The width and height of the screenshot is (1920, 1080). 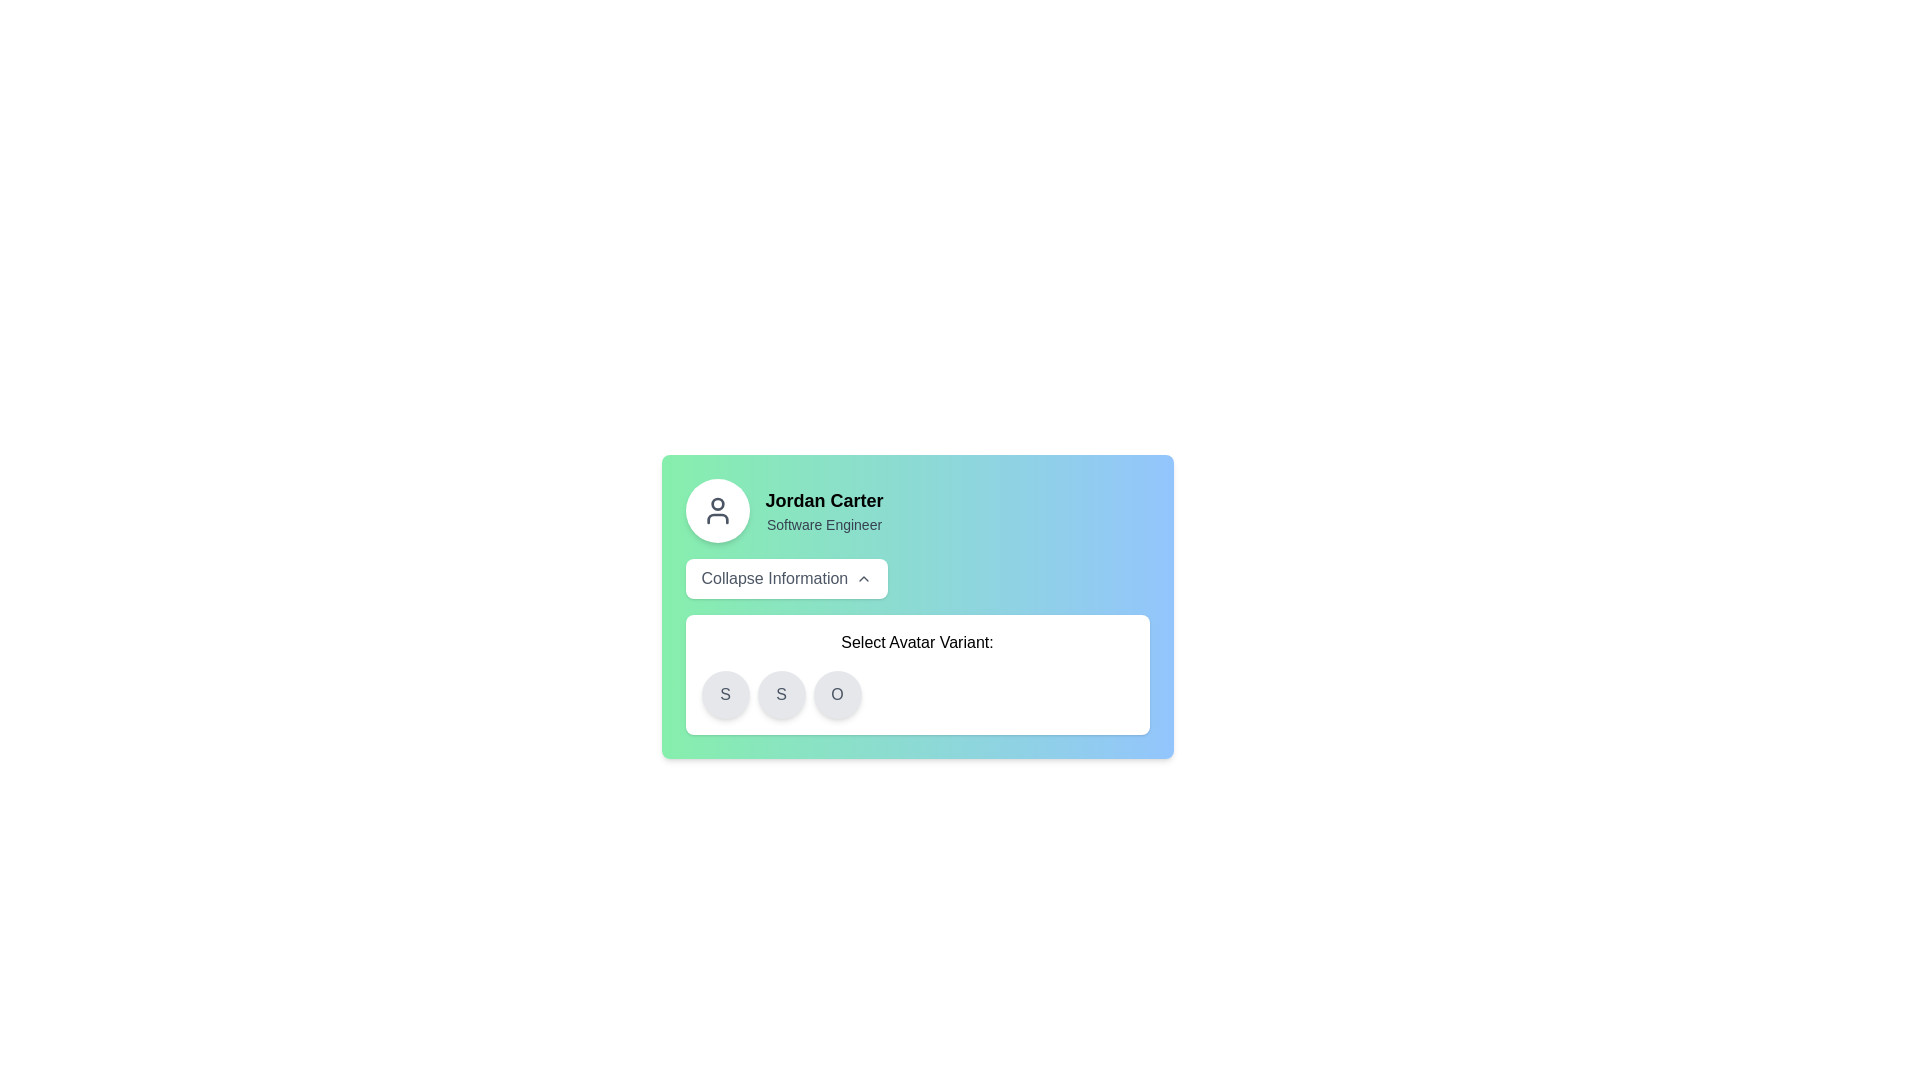 What do you see at coordinates (916, 675) in the screenshot?
I see `the selectable avatar icons in the group titled 'Select Avatar Variant:' which are displayed in grayscale on a white background` at bounding box center [916, 675].